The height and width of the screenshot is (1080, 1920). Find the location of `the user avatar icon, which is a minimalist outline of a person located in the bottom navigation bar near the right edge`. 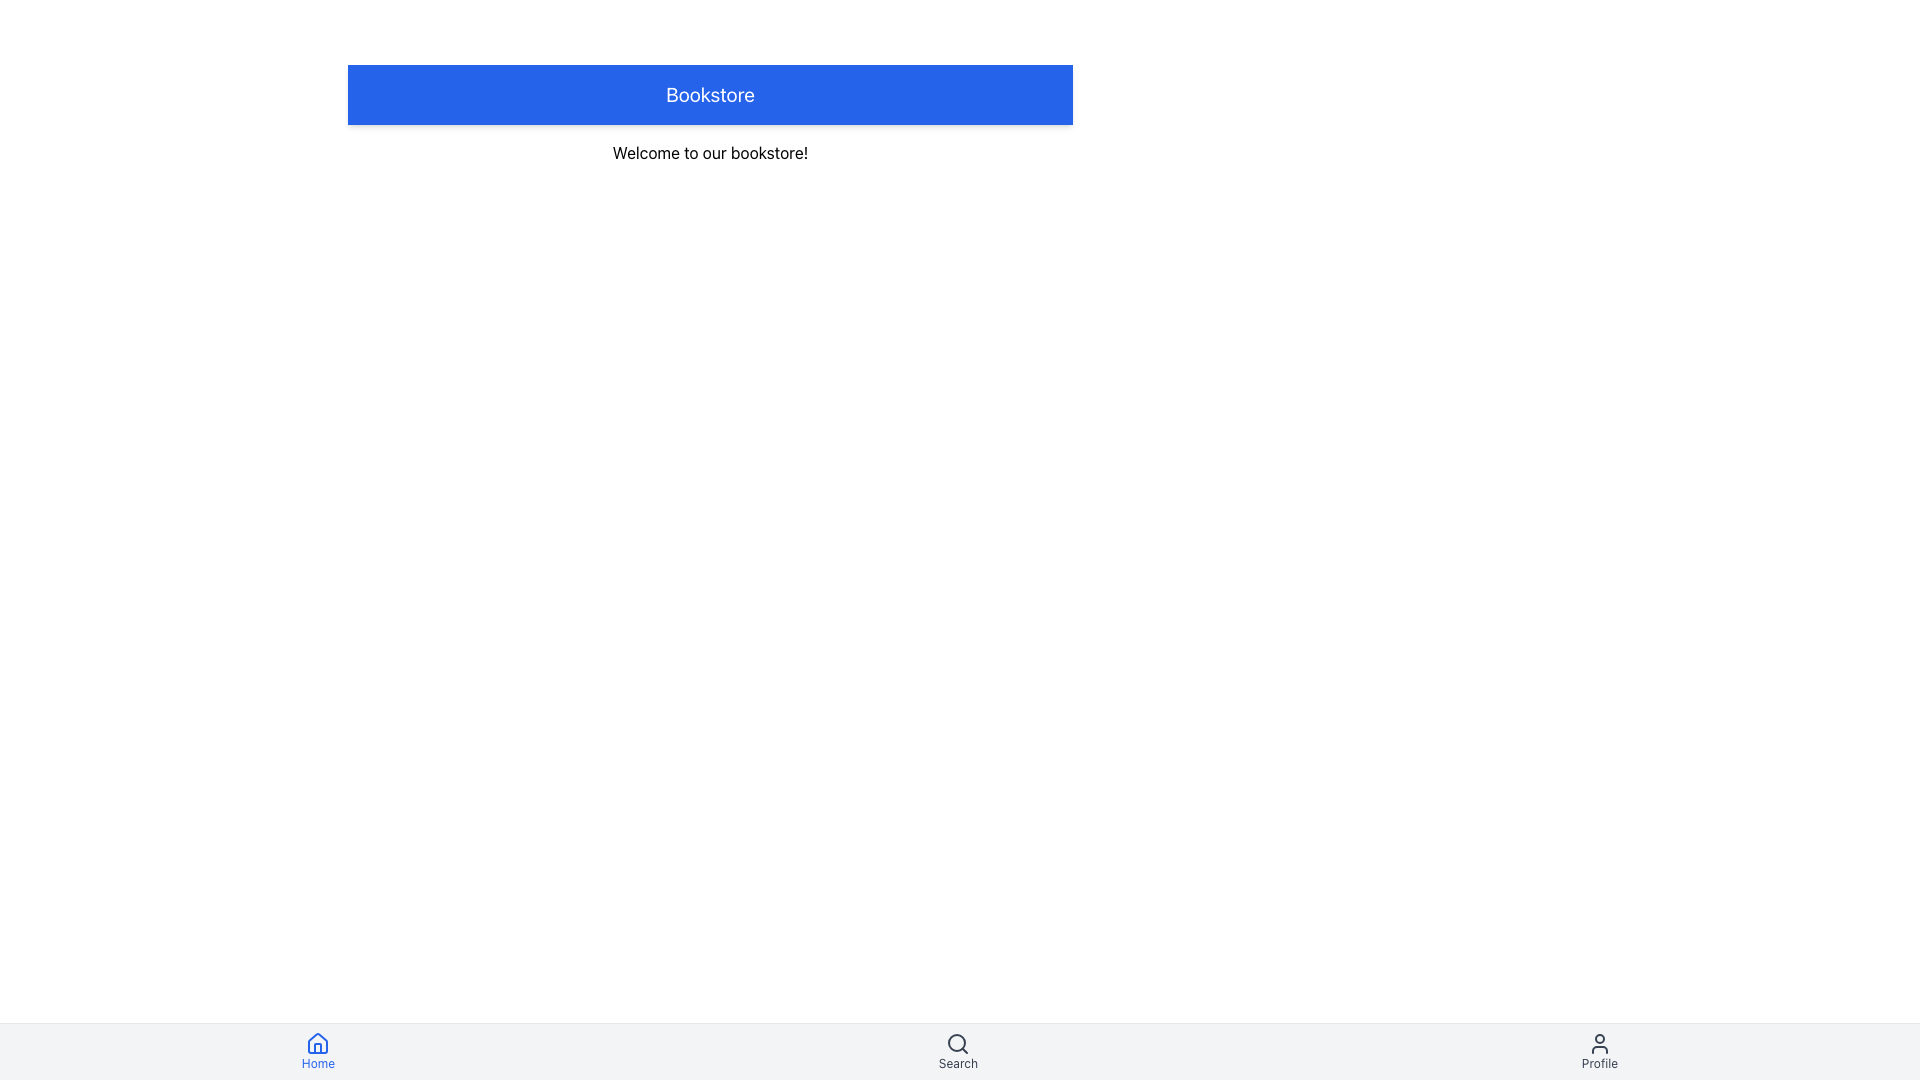

the user avatar icon, which is a minimalist outline of a person located in the bottom navigation bar near the right edge is located at coordinates (1598, 1043).